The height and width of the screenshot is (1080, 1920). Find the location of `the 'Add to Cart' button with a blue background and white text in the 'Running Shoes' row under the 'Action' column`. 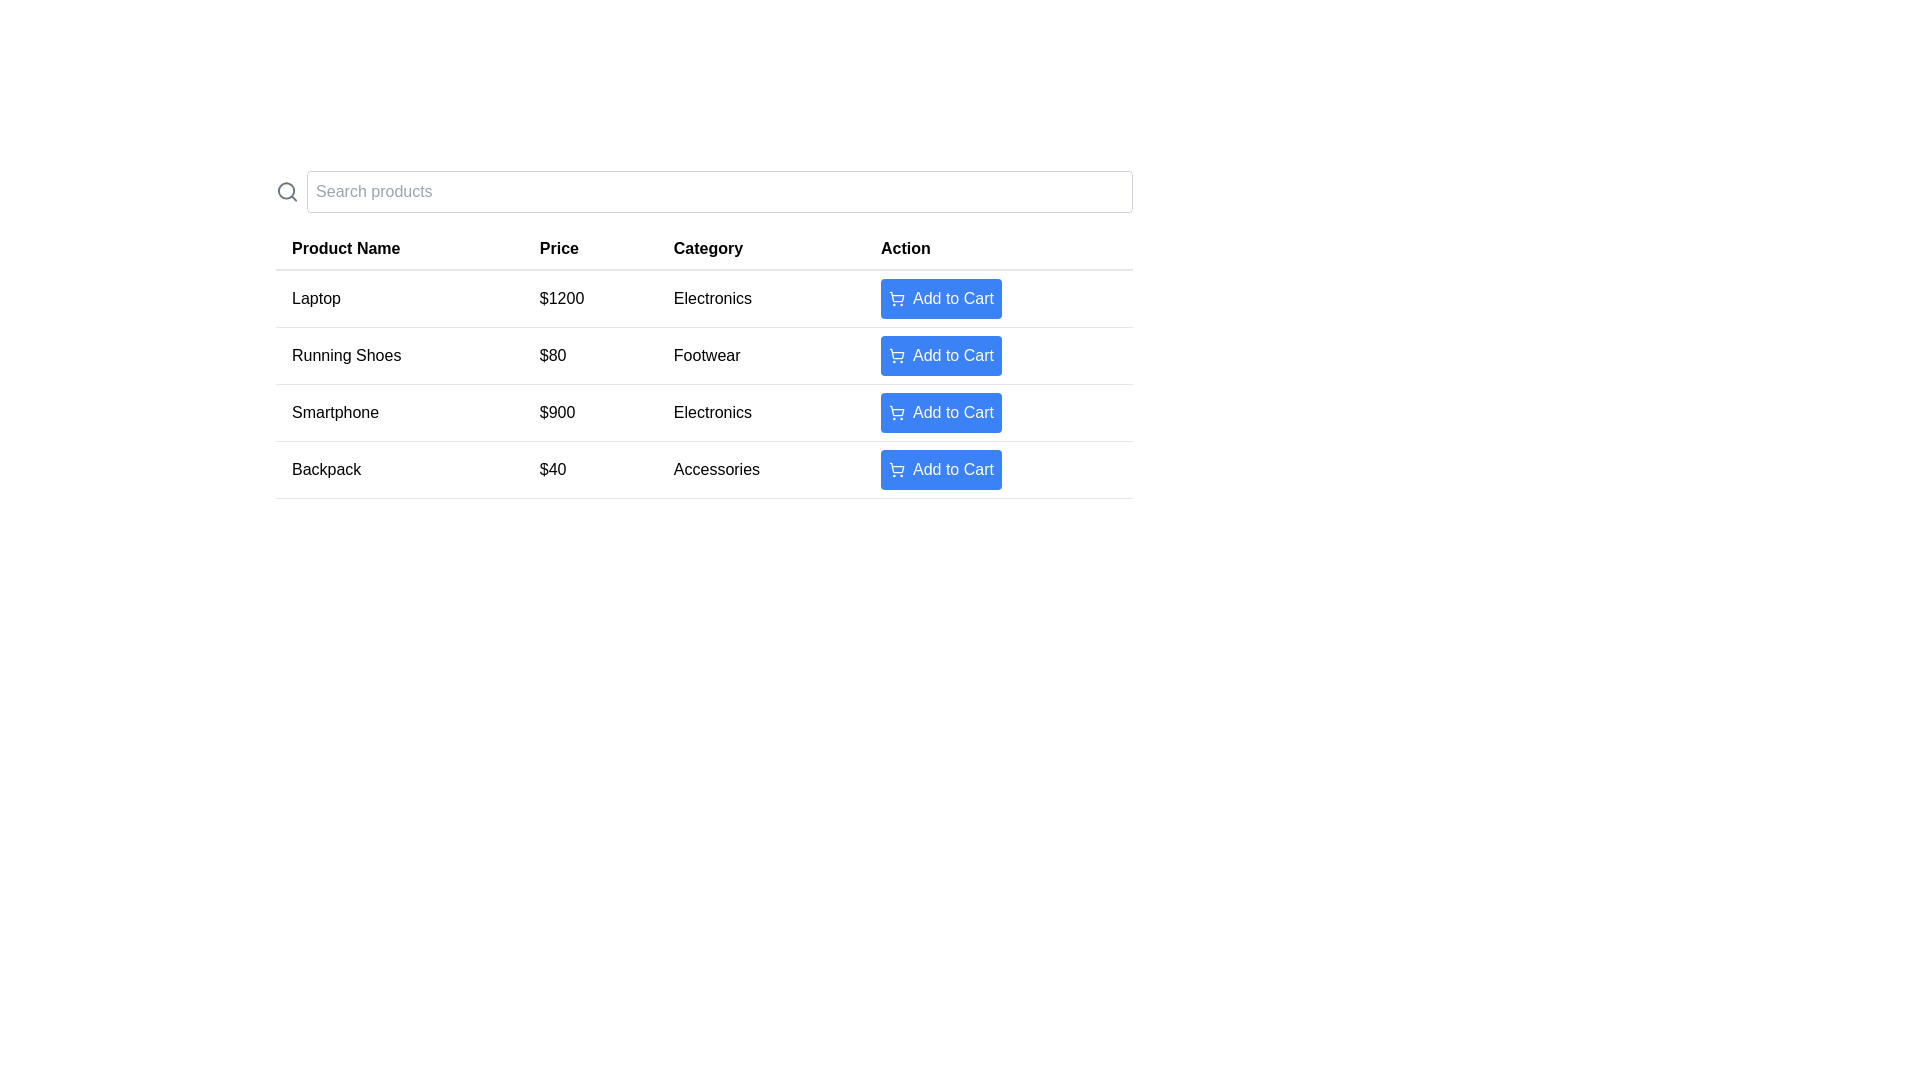

the 'Add to Cart' button with a blue background and white text in the 'Running Shoes' row under the 'Action' column is located at coordinates (940, 354).